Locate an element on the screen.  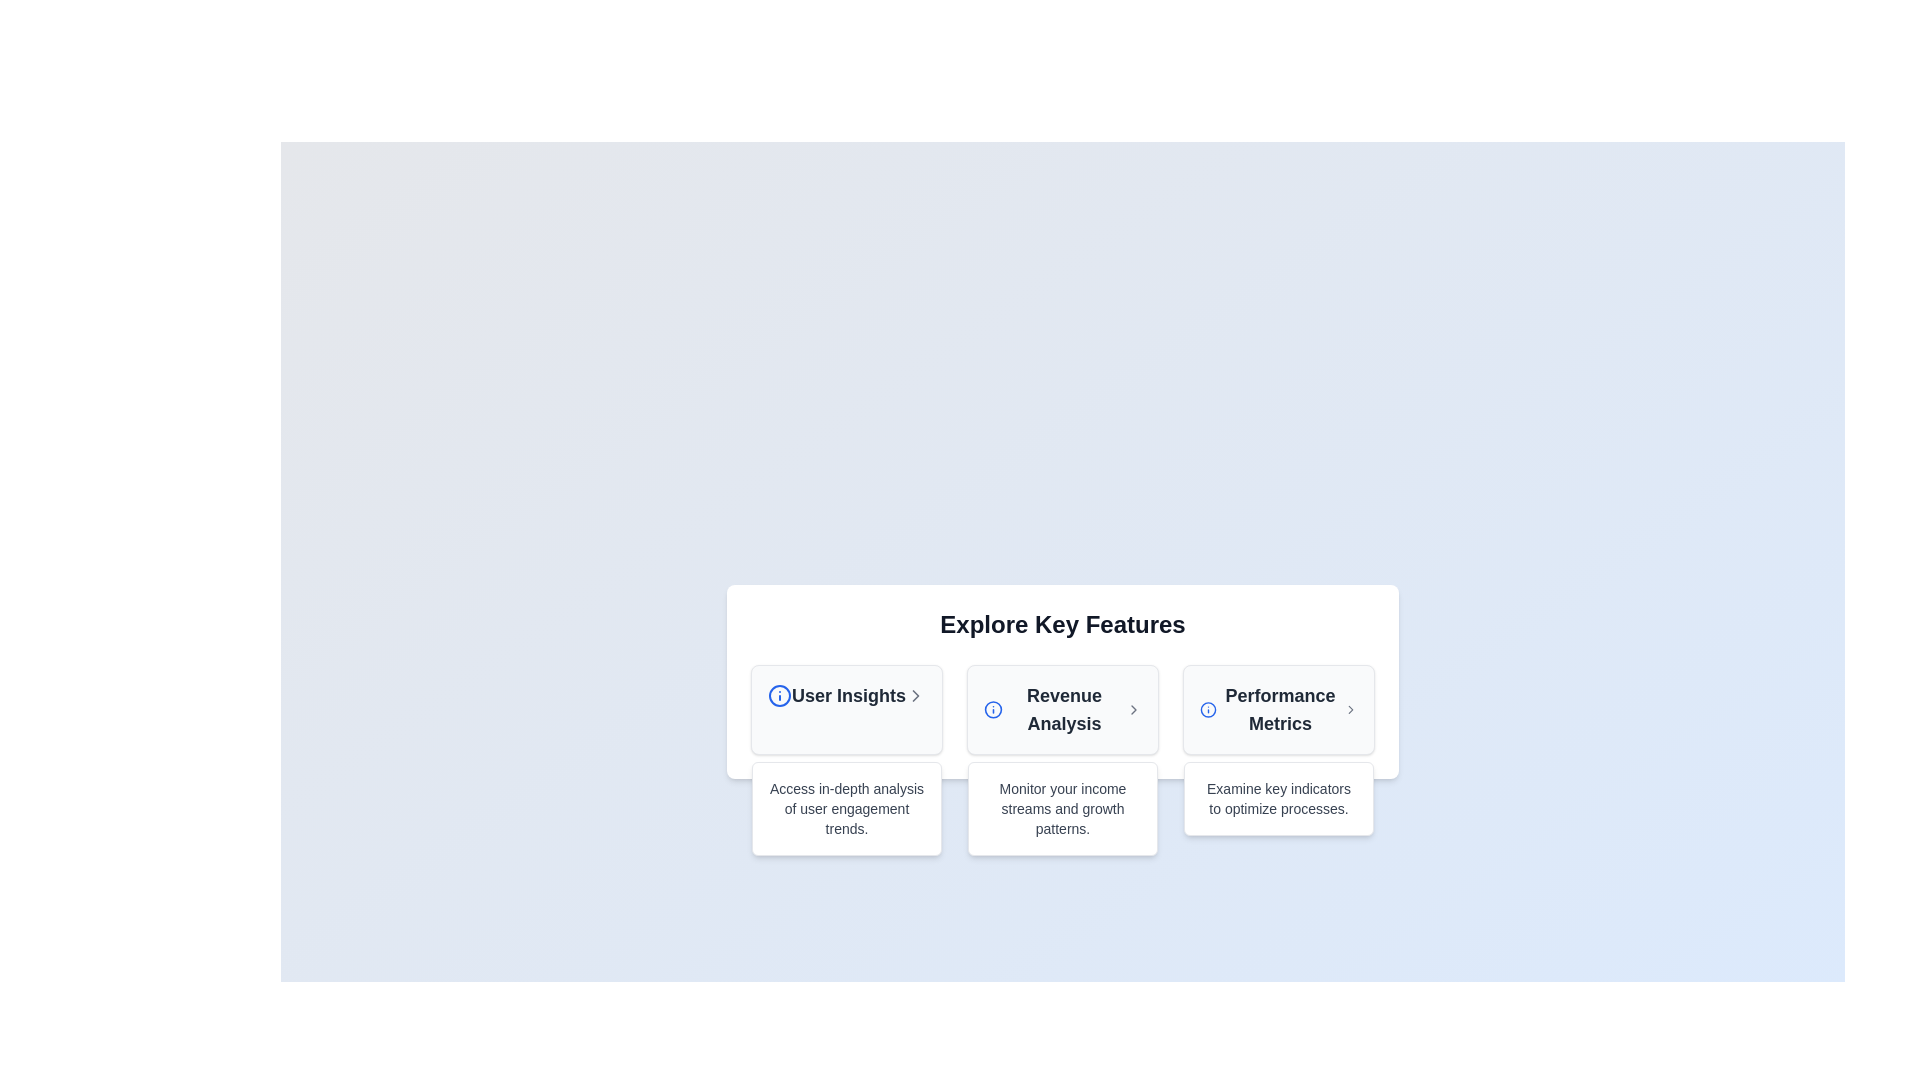
the static text label in the 'Performance Metrics' section, which provides additional context about the feature is located at coordinates (1277, 797).